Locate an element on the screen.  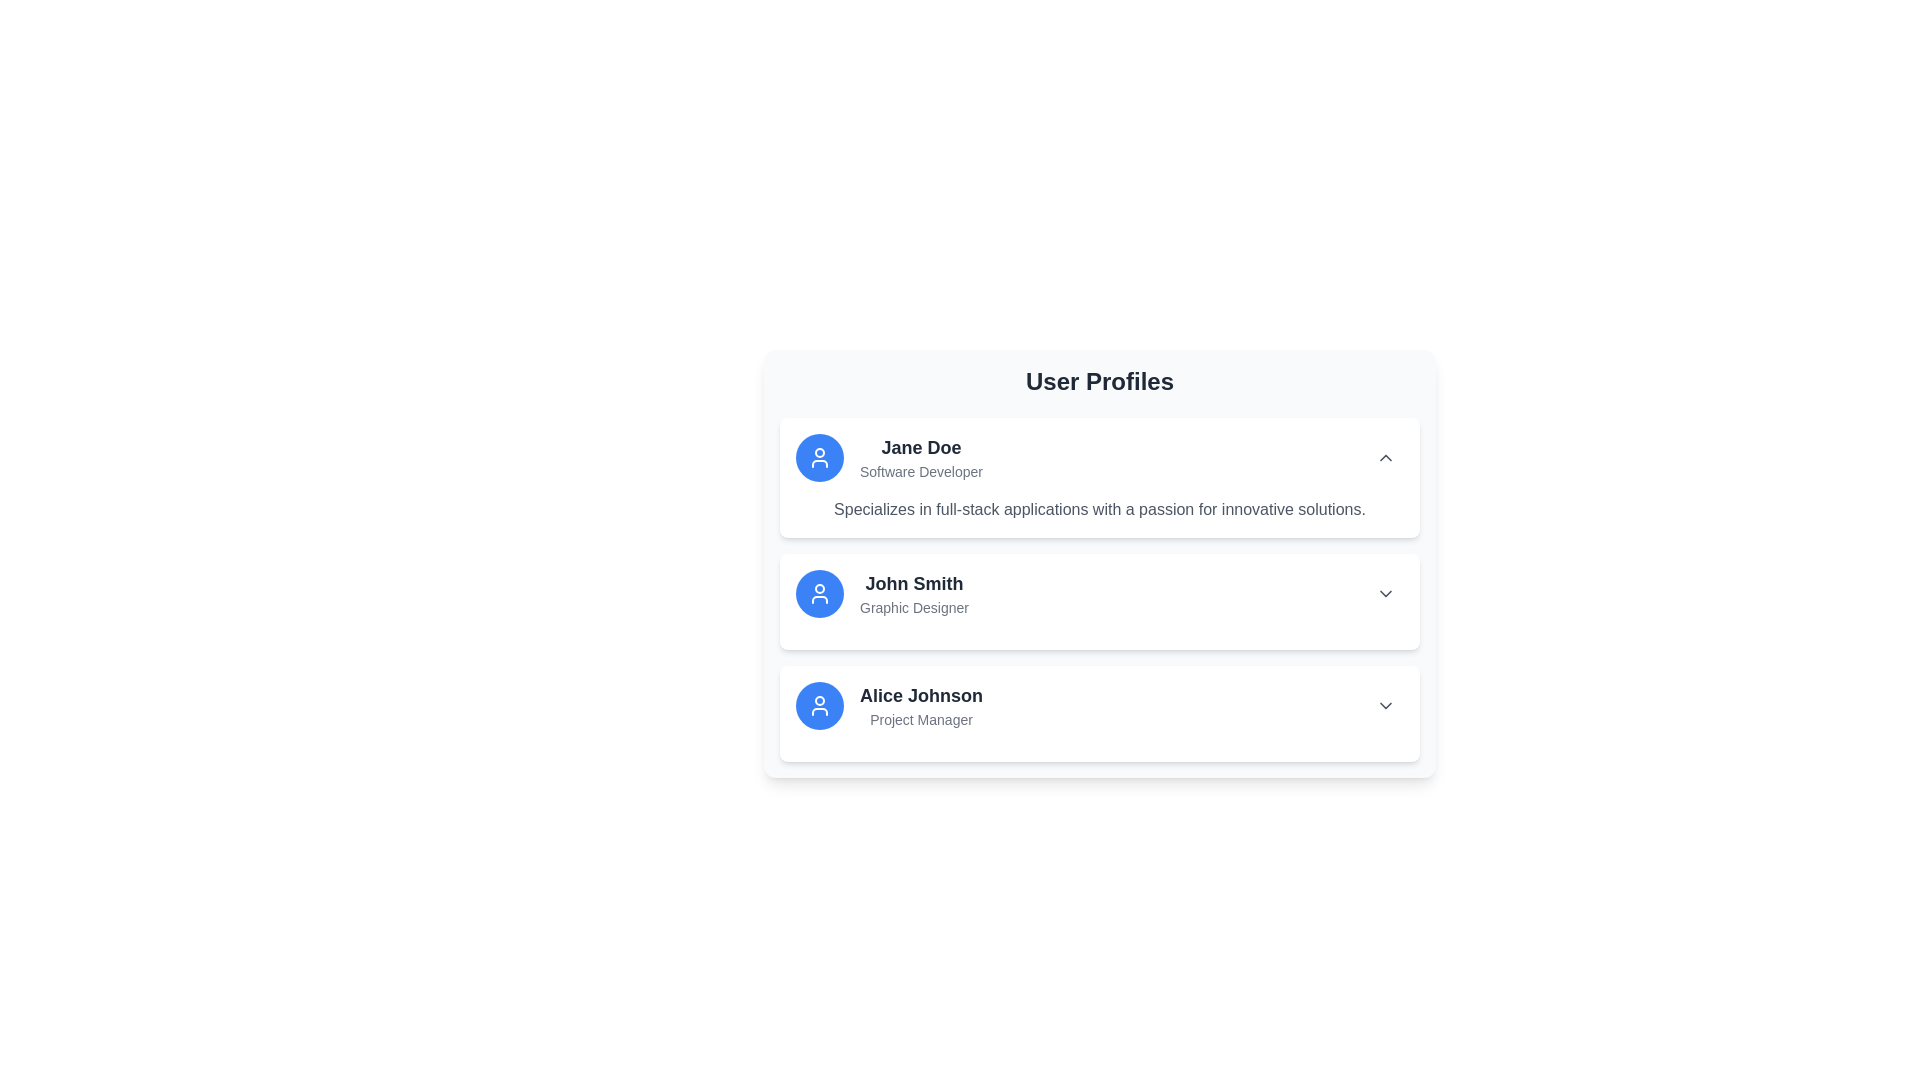
the text block displaying the user's name and job title, located to the right of the user avatar in the first card of the user profile list is located at coordinates (920, 458).